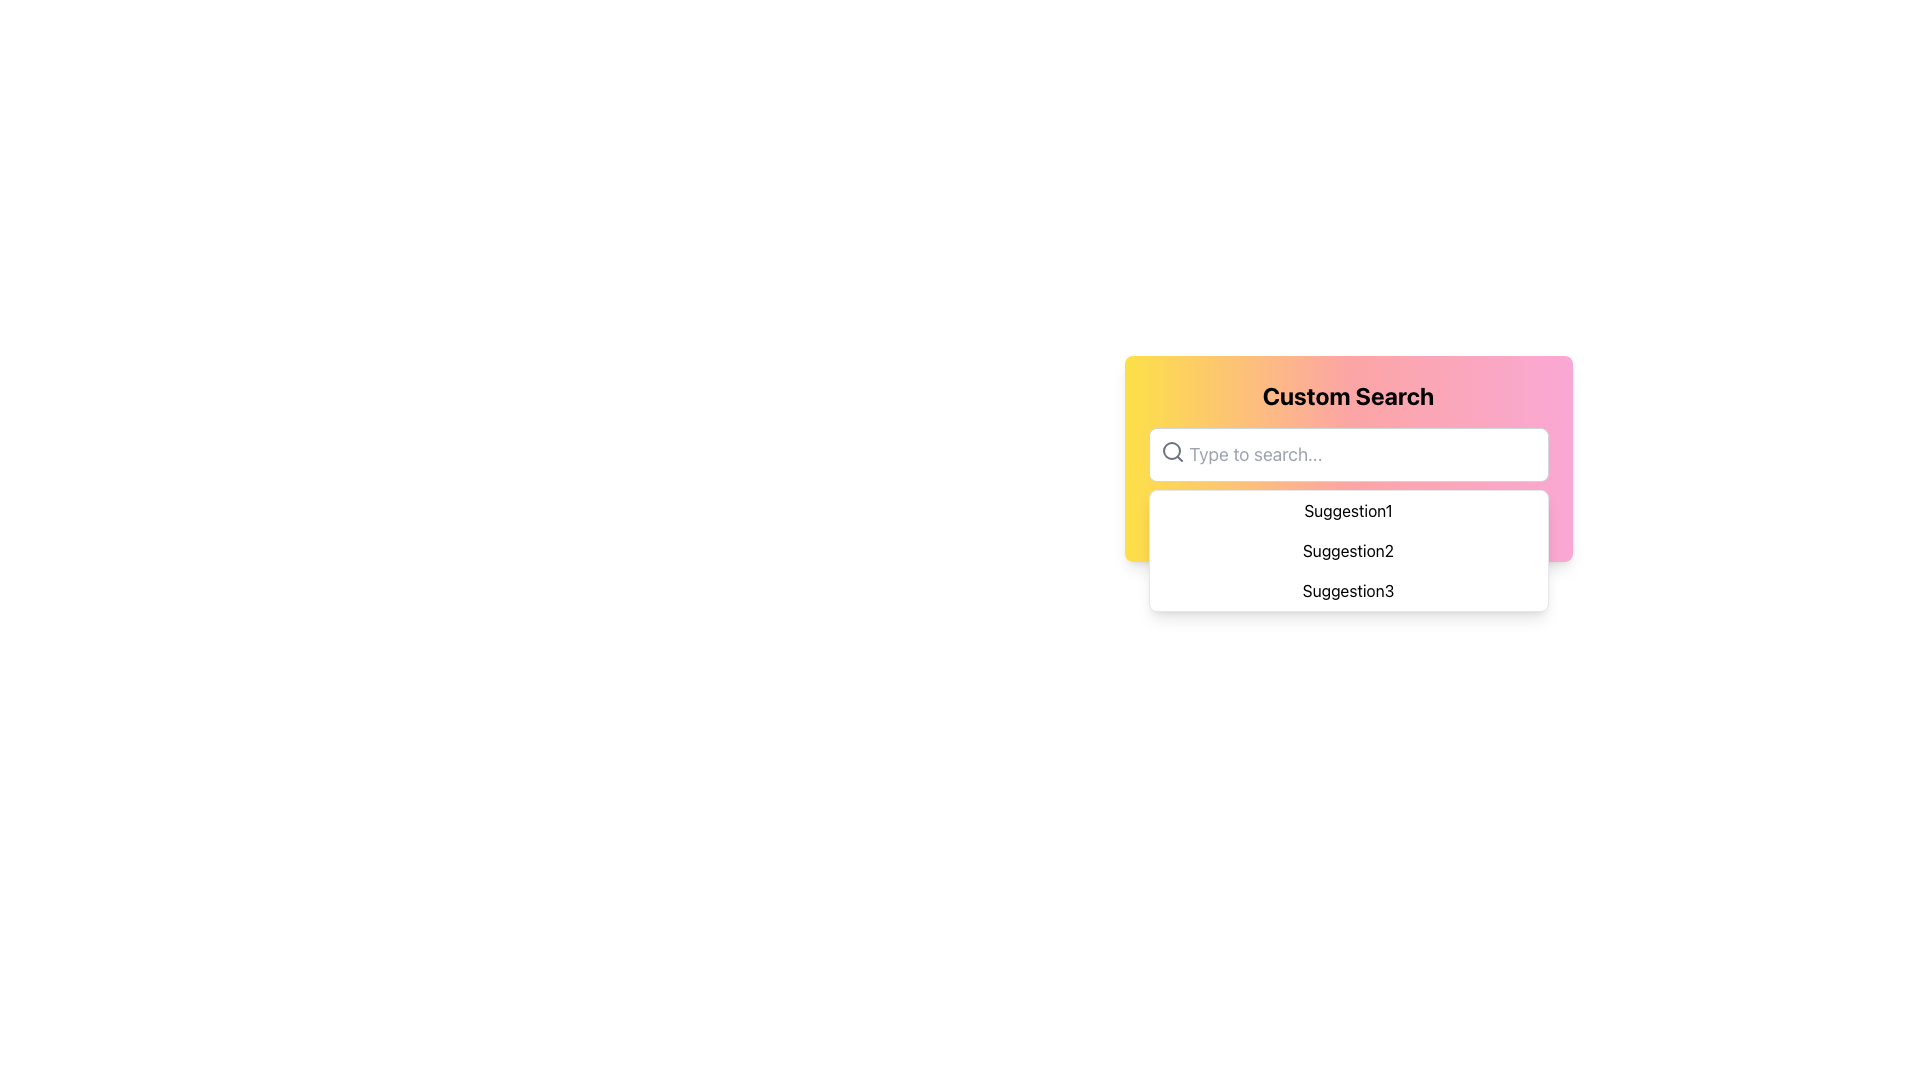  I want to click on the first suggestion in the dropdown menu located below the search input box, so click(1348, 509).